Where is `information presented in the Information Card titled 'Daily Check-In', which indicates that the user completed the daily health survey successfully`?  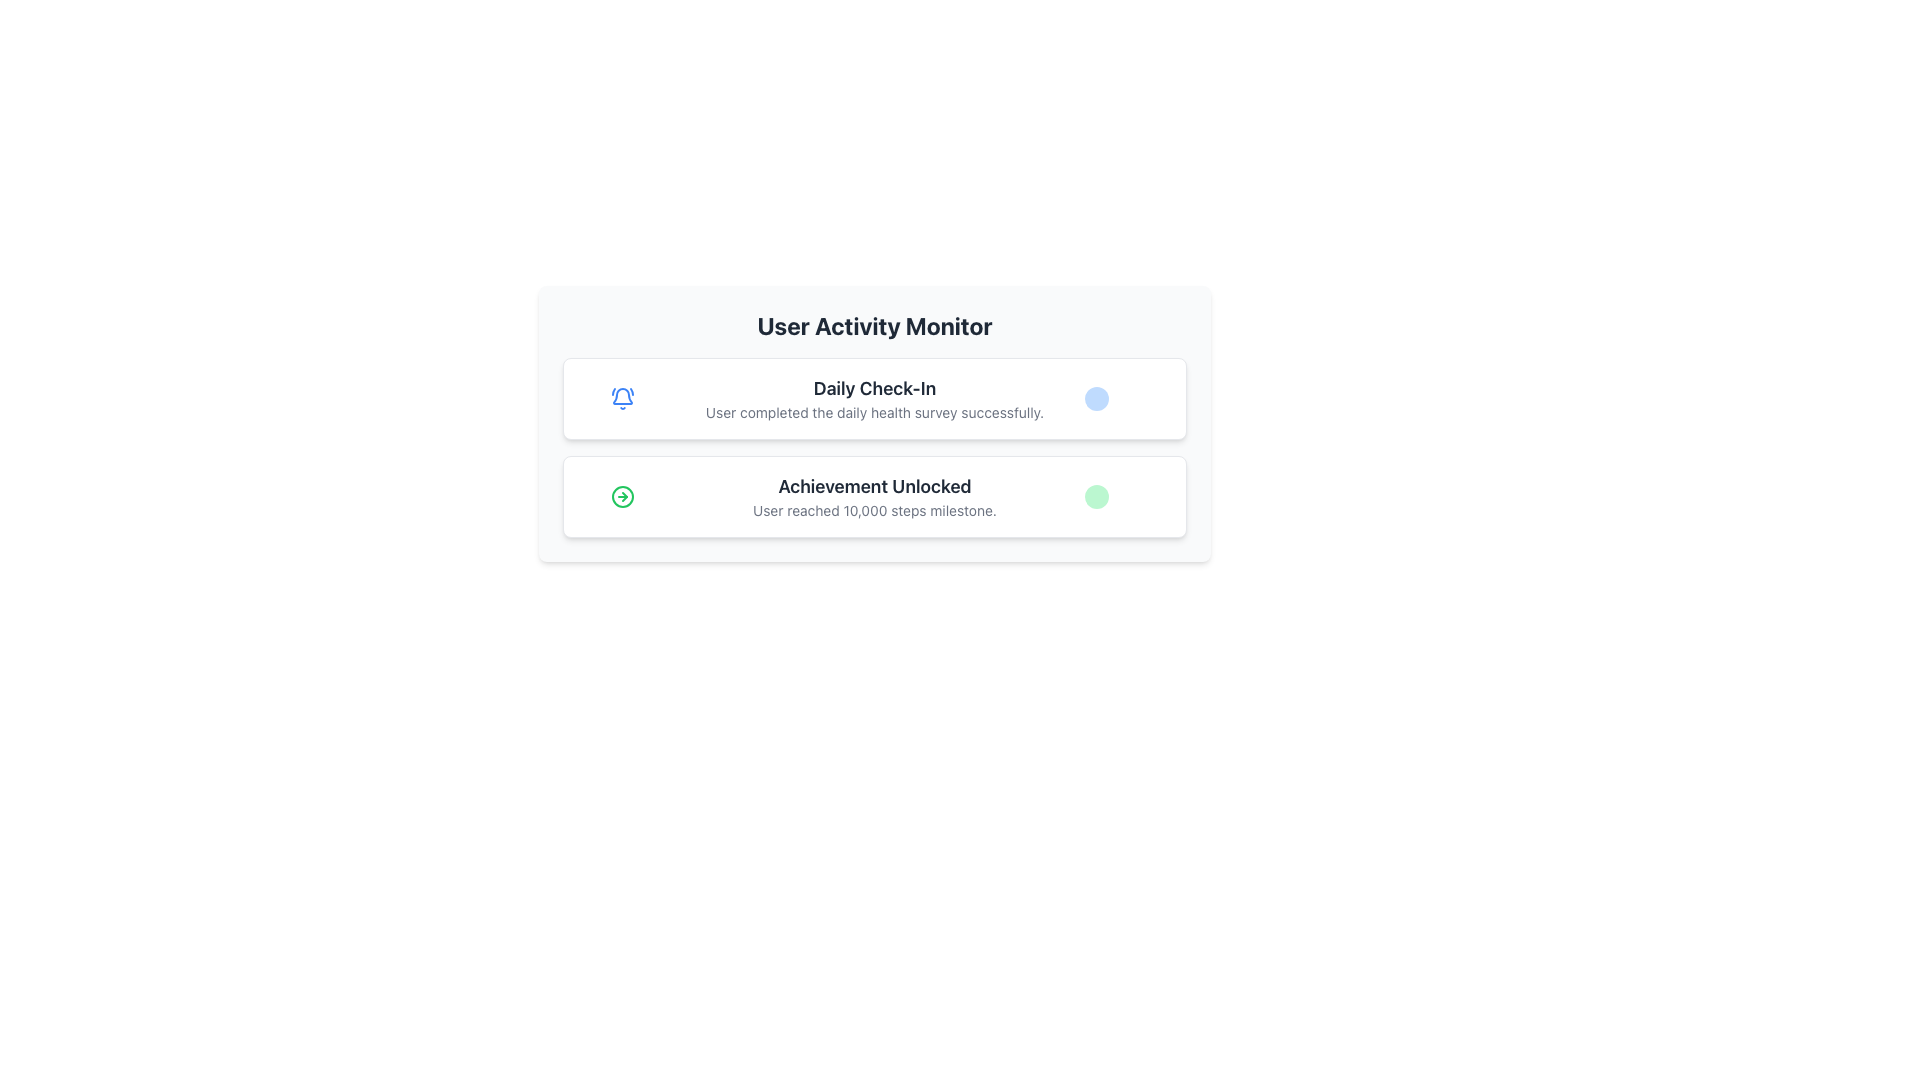
information presented in the Information Card titled 'Daily Check-In', which indicates that the user completed the daily health survey successfully is located at coordinates (874, 398).